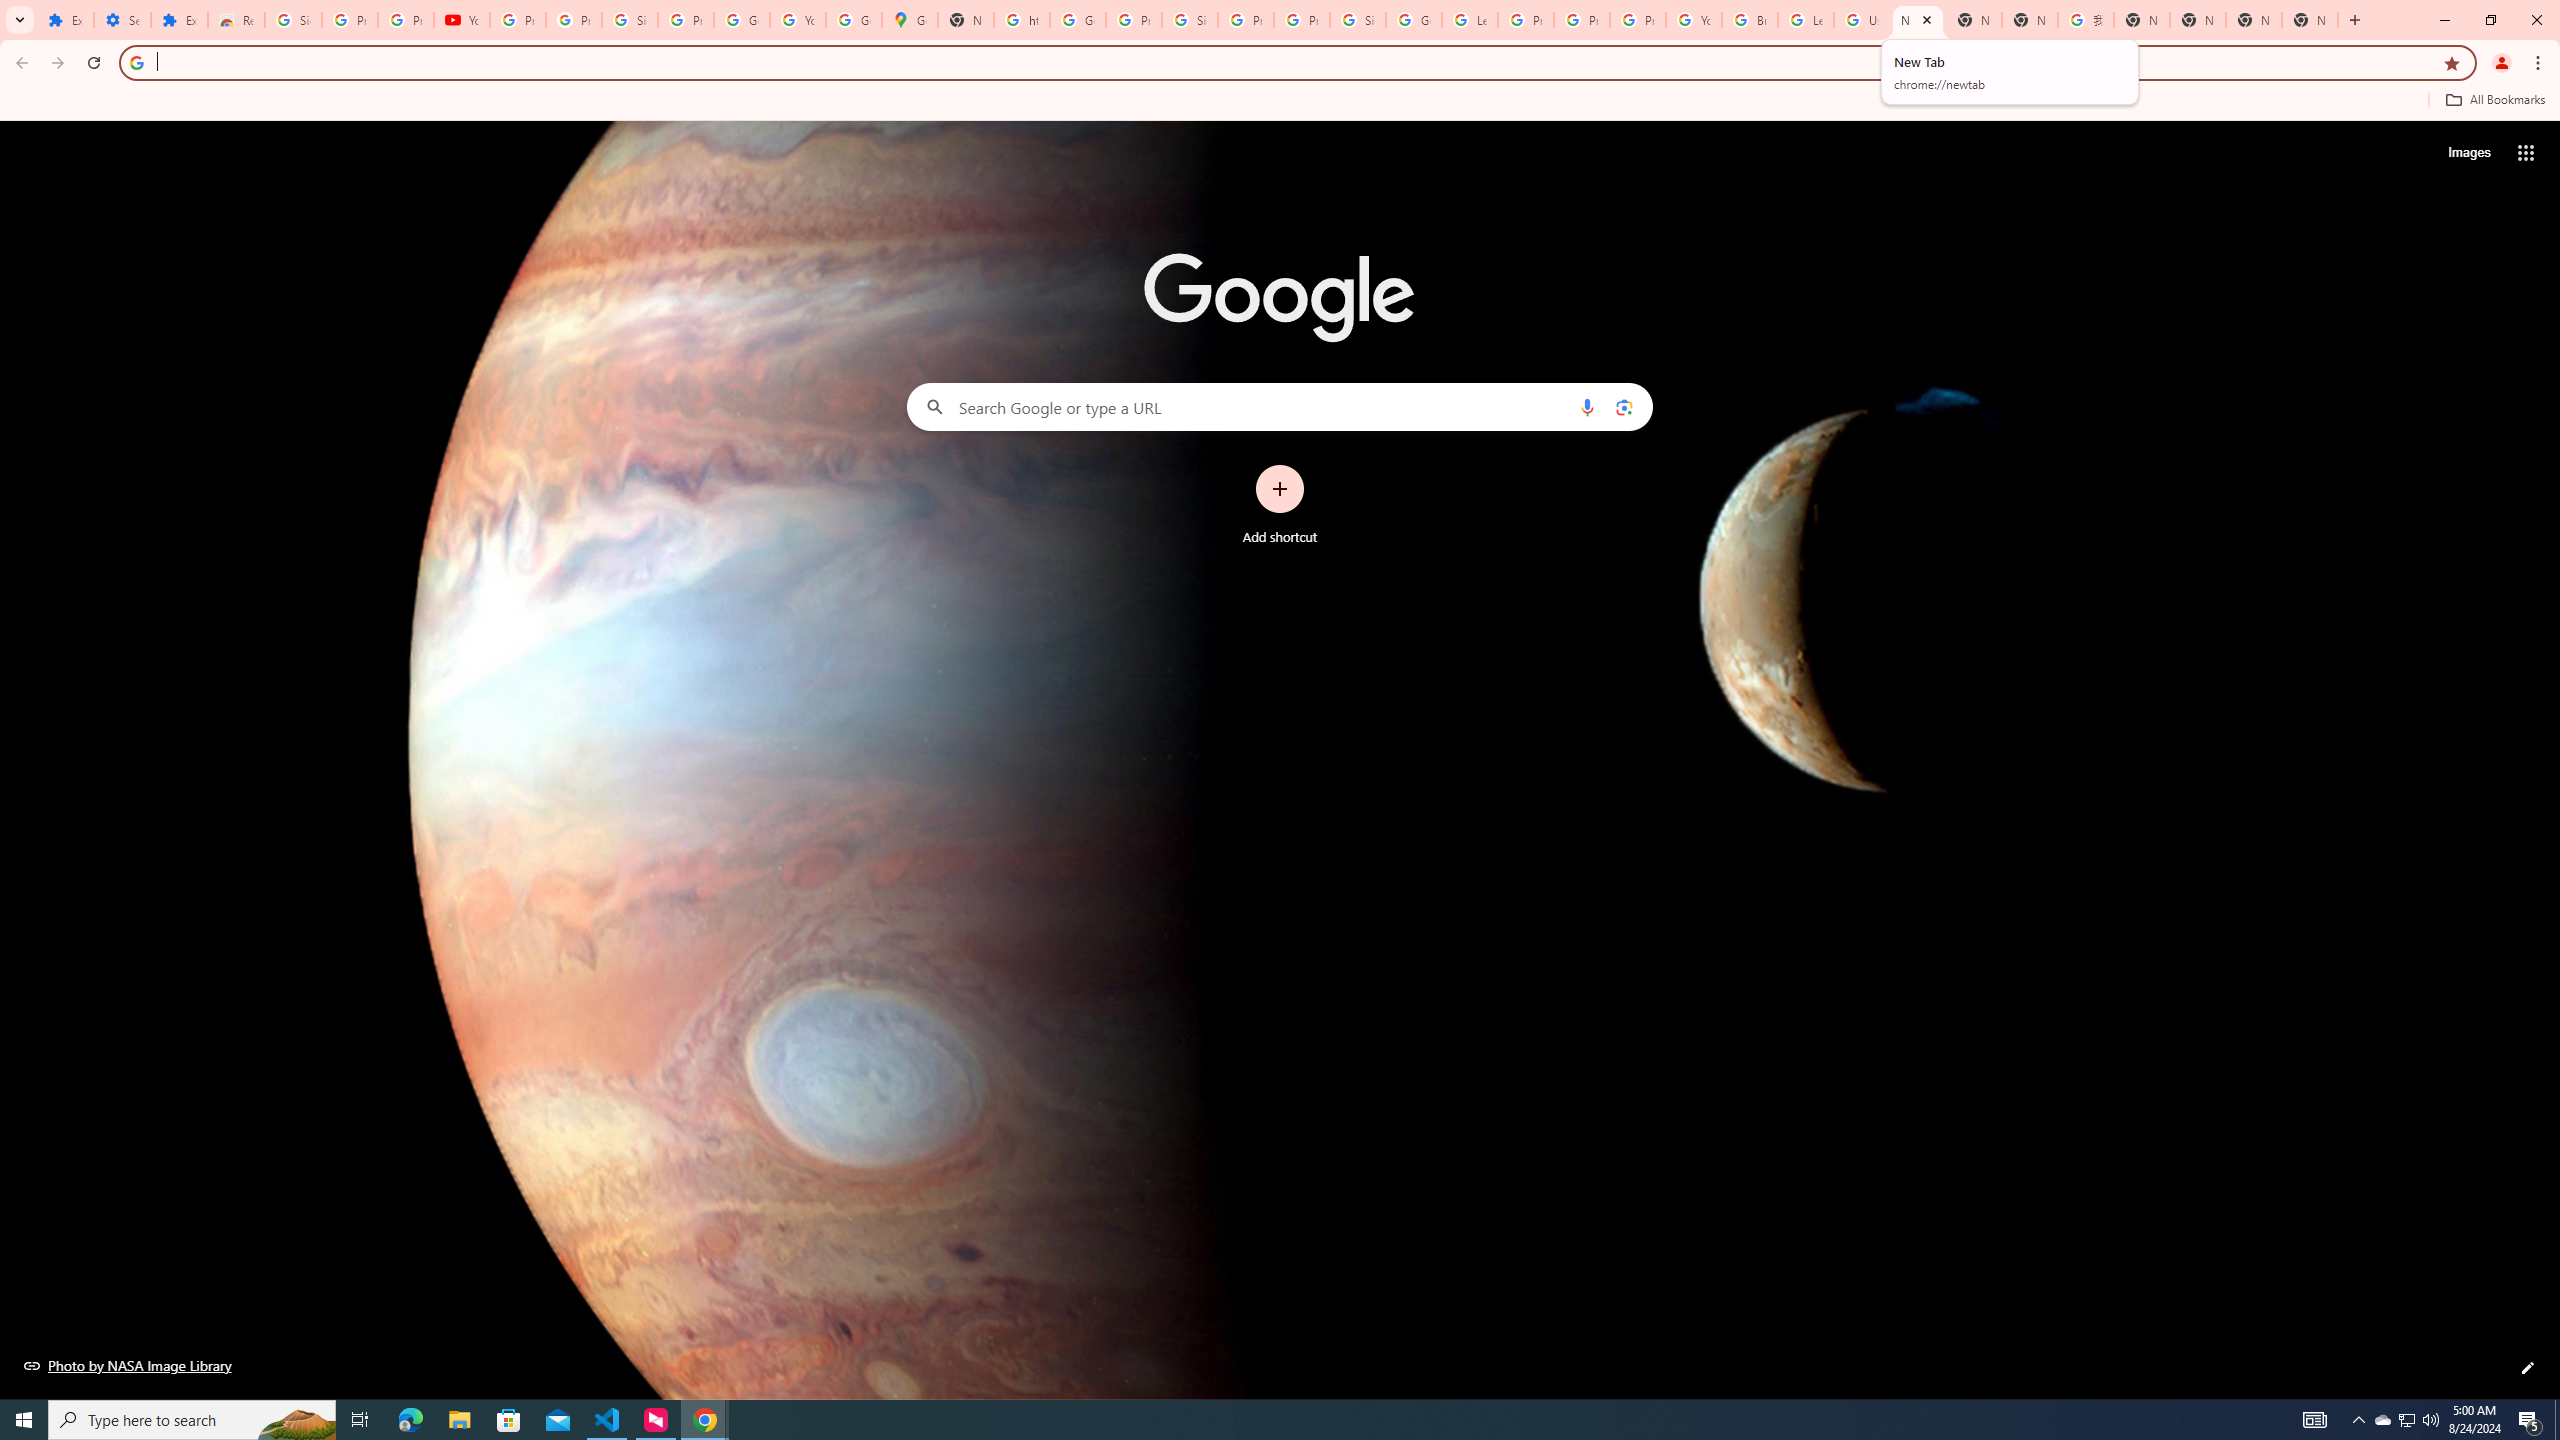 Image resolution: width=2560 pixels, height=1440 pixels. Describe the element at coordinates (2527, 1367) in the screenshot. I see `'Customize this page'` at that location.